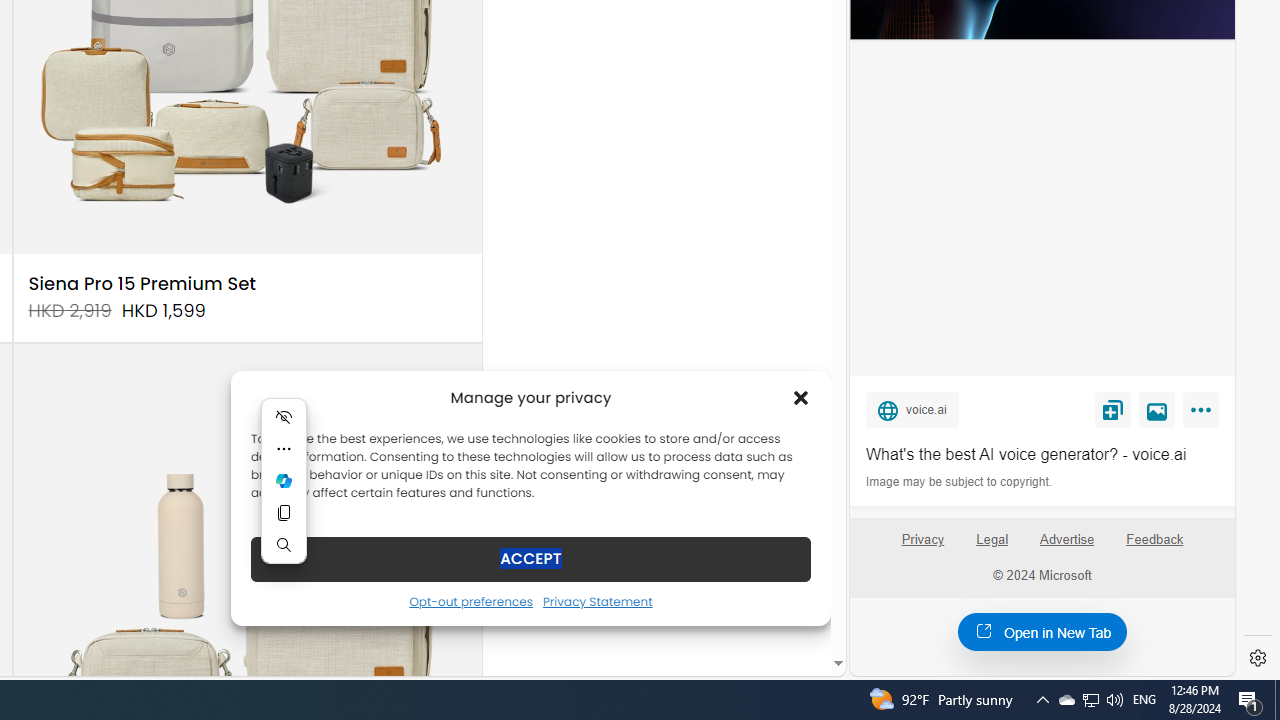  I want to click on 'Ask Copilot', so click(283, 480).